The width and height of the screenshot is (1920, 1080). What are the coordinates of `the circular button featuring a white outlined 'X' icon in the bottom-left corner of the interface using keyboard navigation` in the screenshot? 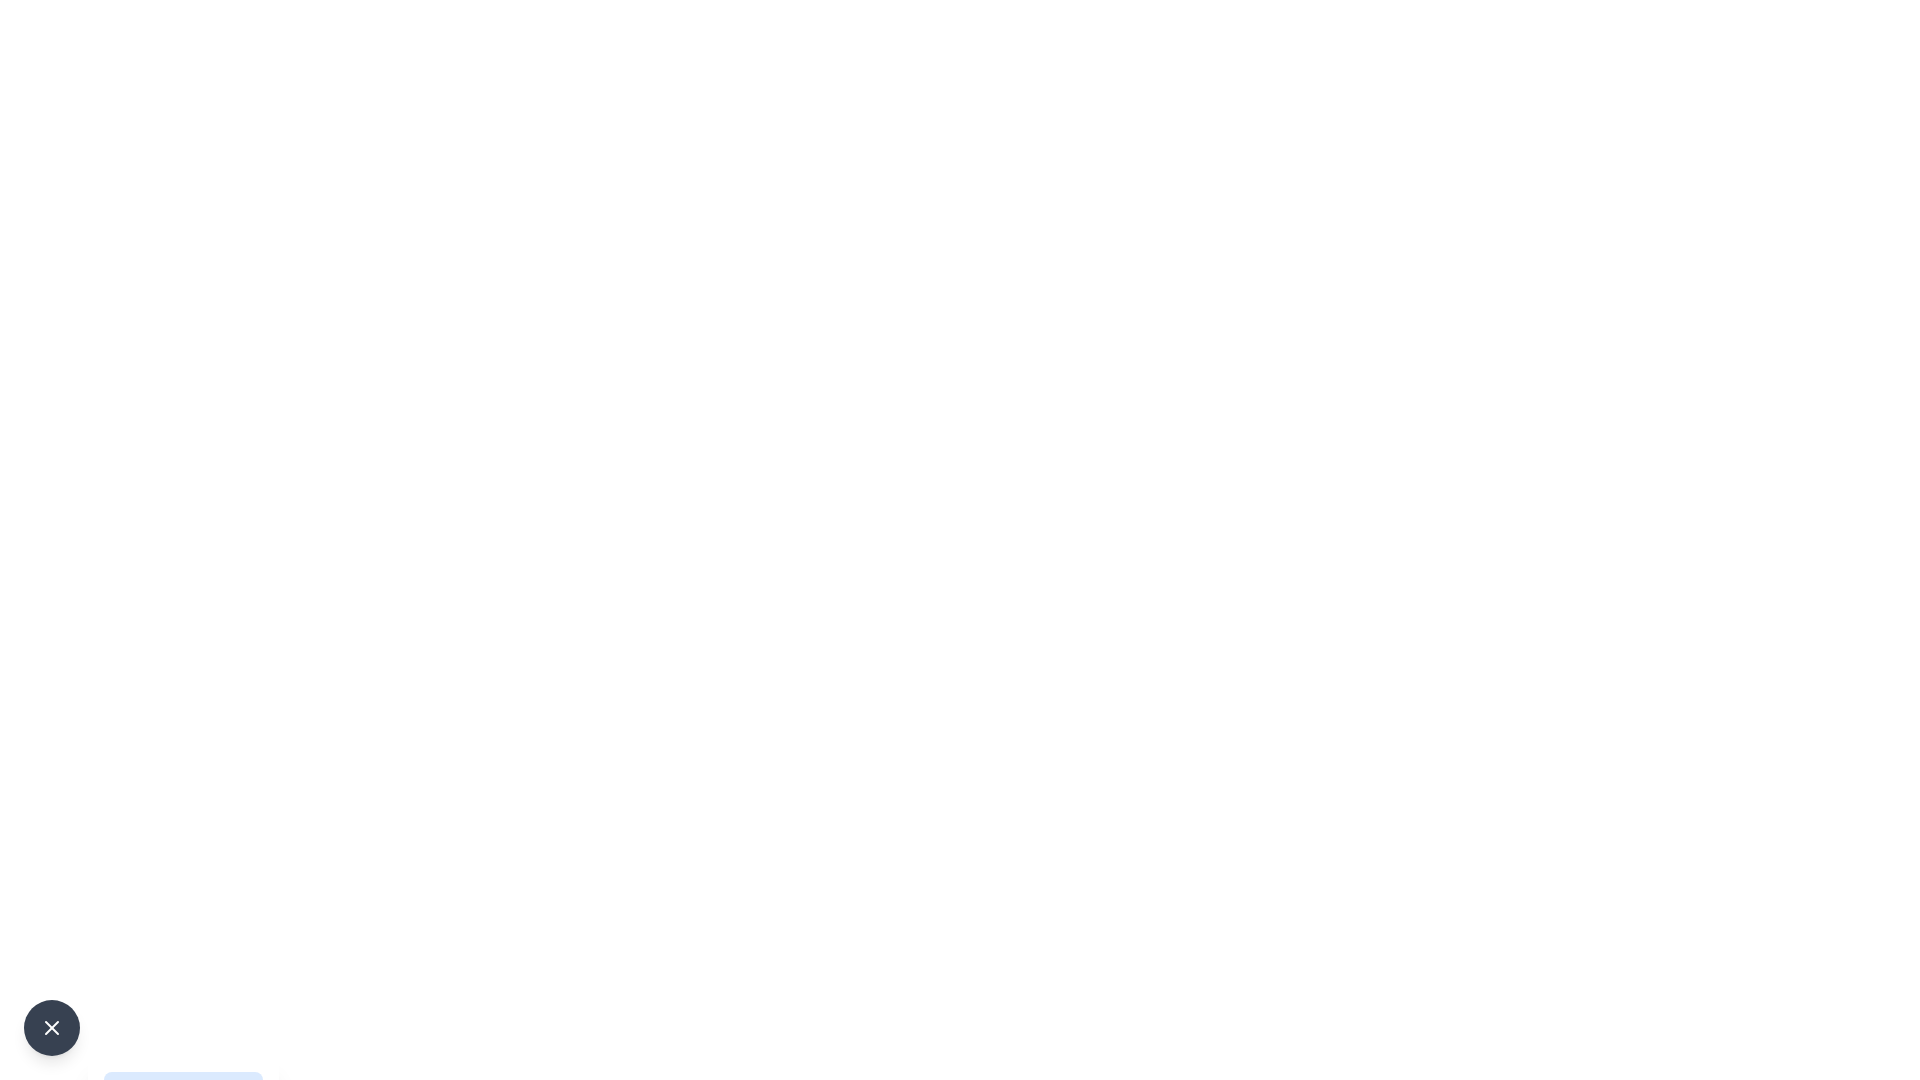 It's located at (52, 1028).